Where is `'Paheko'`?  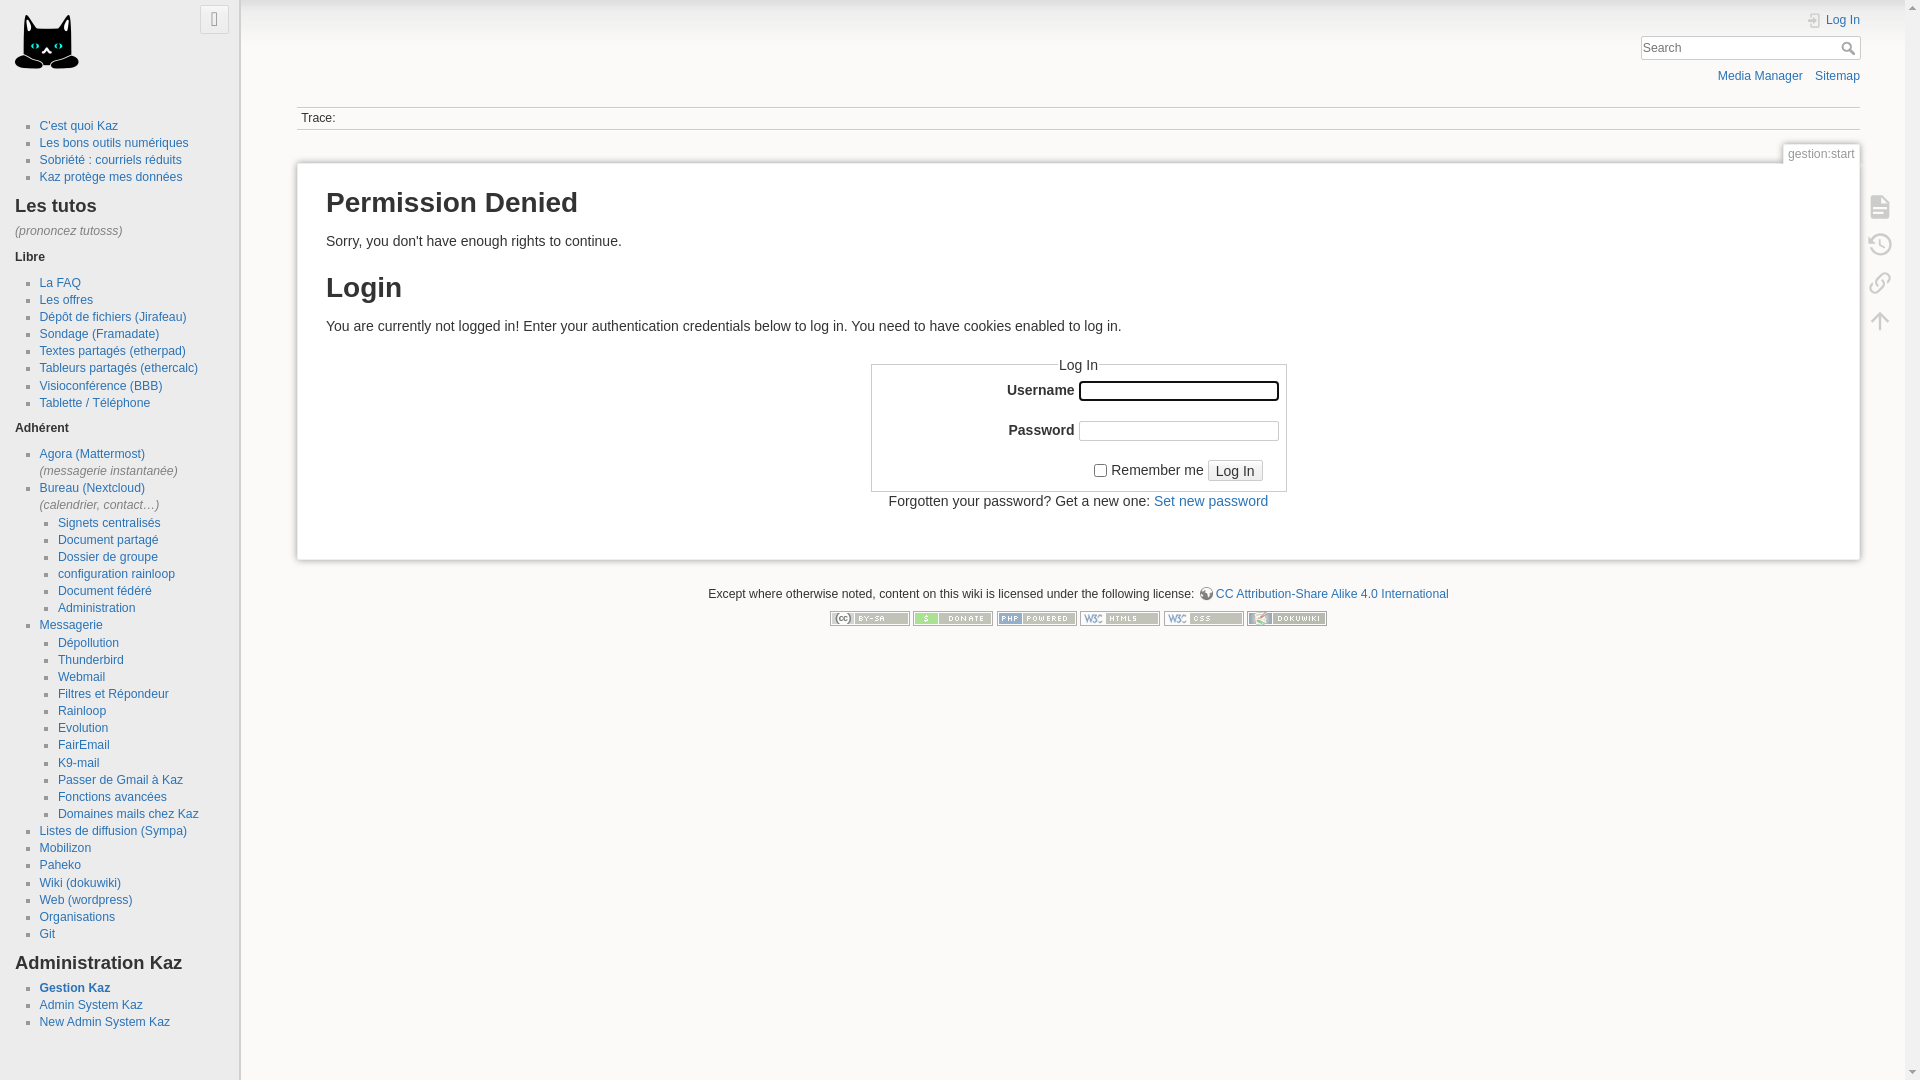
'Paheko' is located at coordinates (61, 863).